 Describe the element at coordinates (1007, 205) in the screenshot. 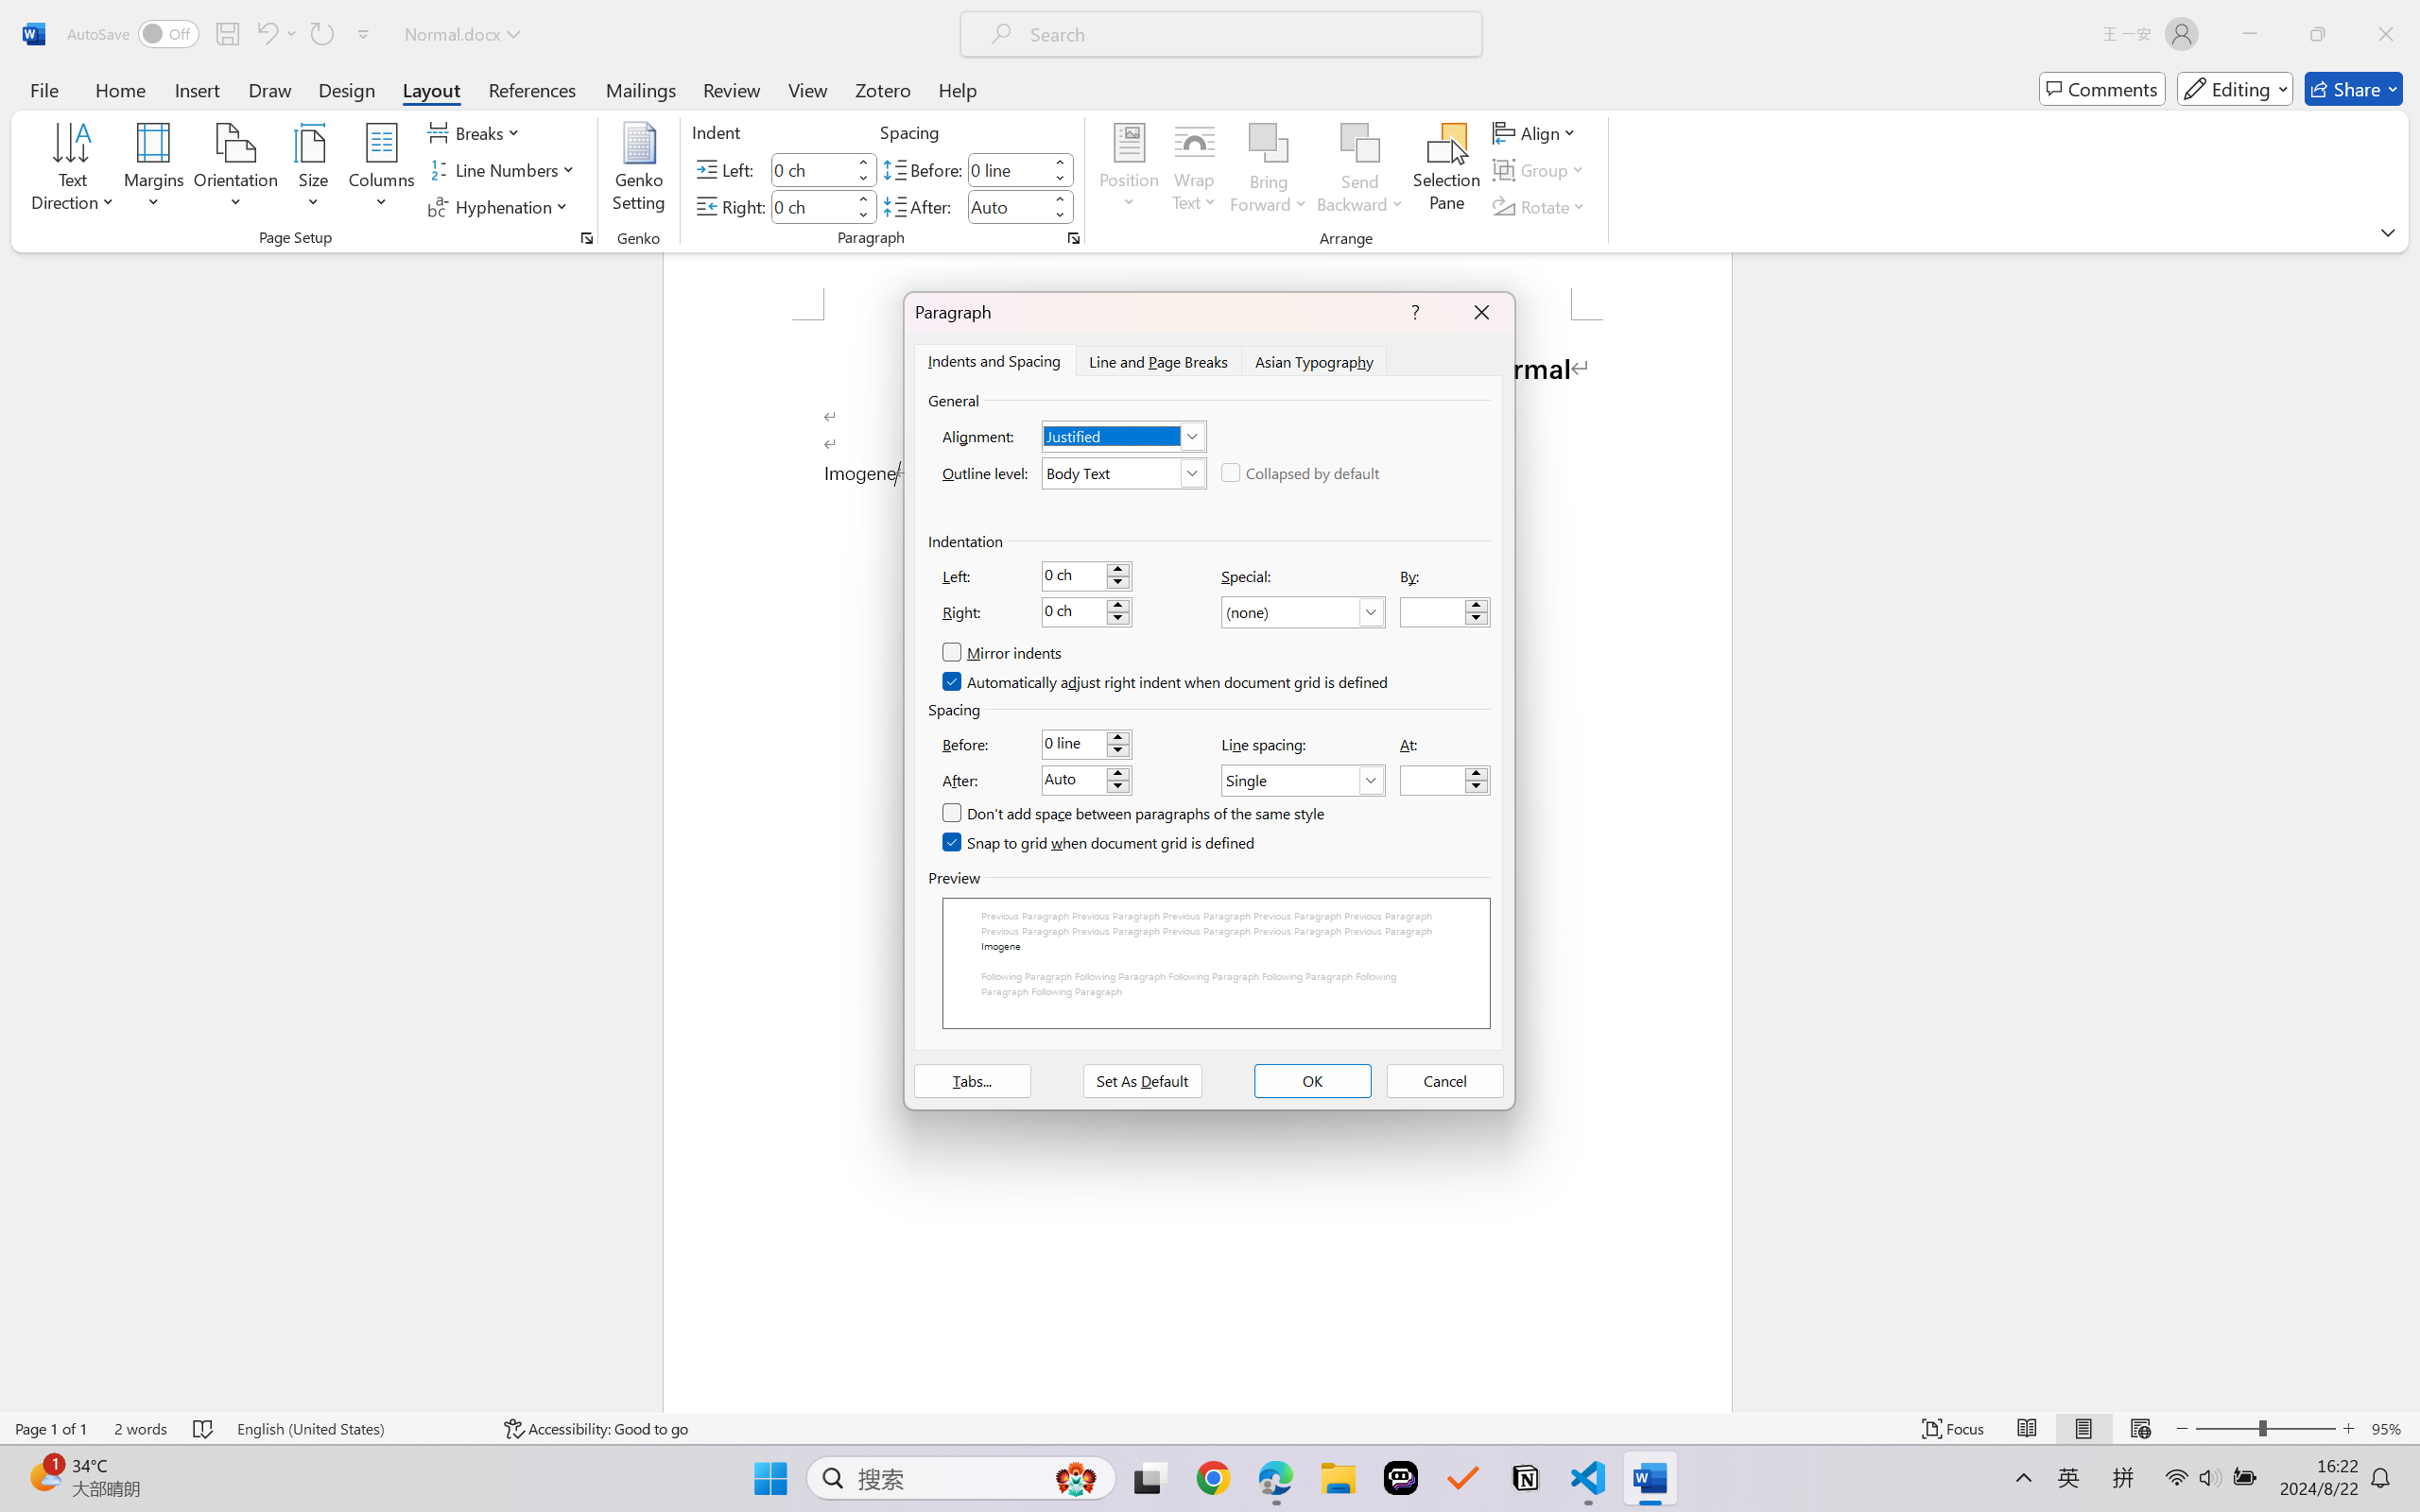

I see `'Spacing After'` at that location.